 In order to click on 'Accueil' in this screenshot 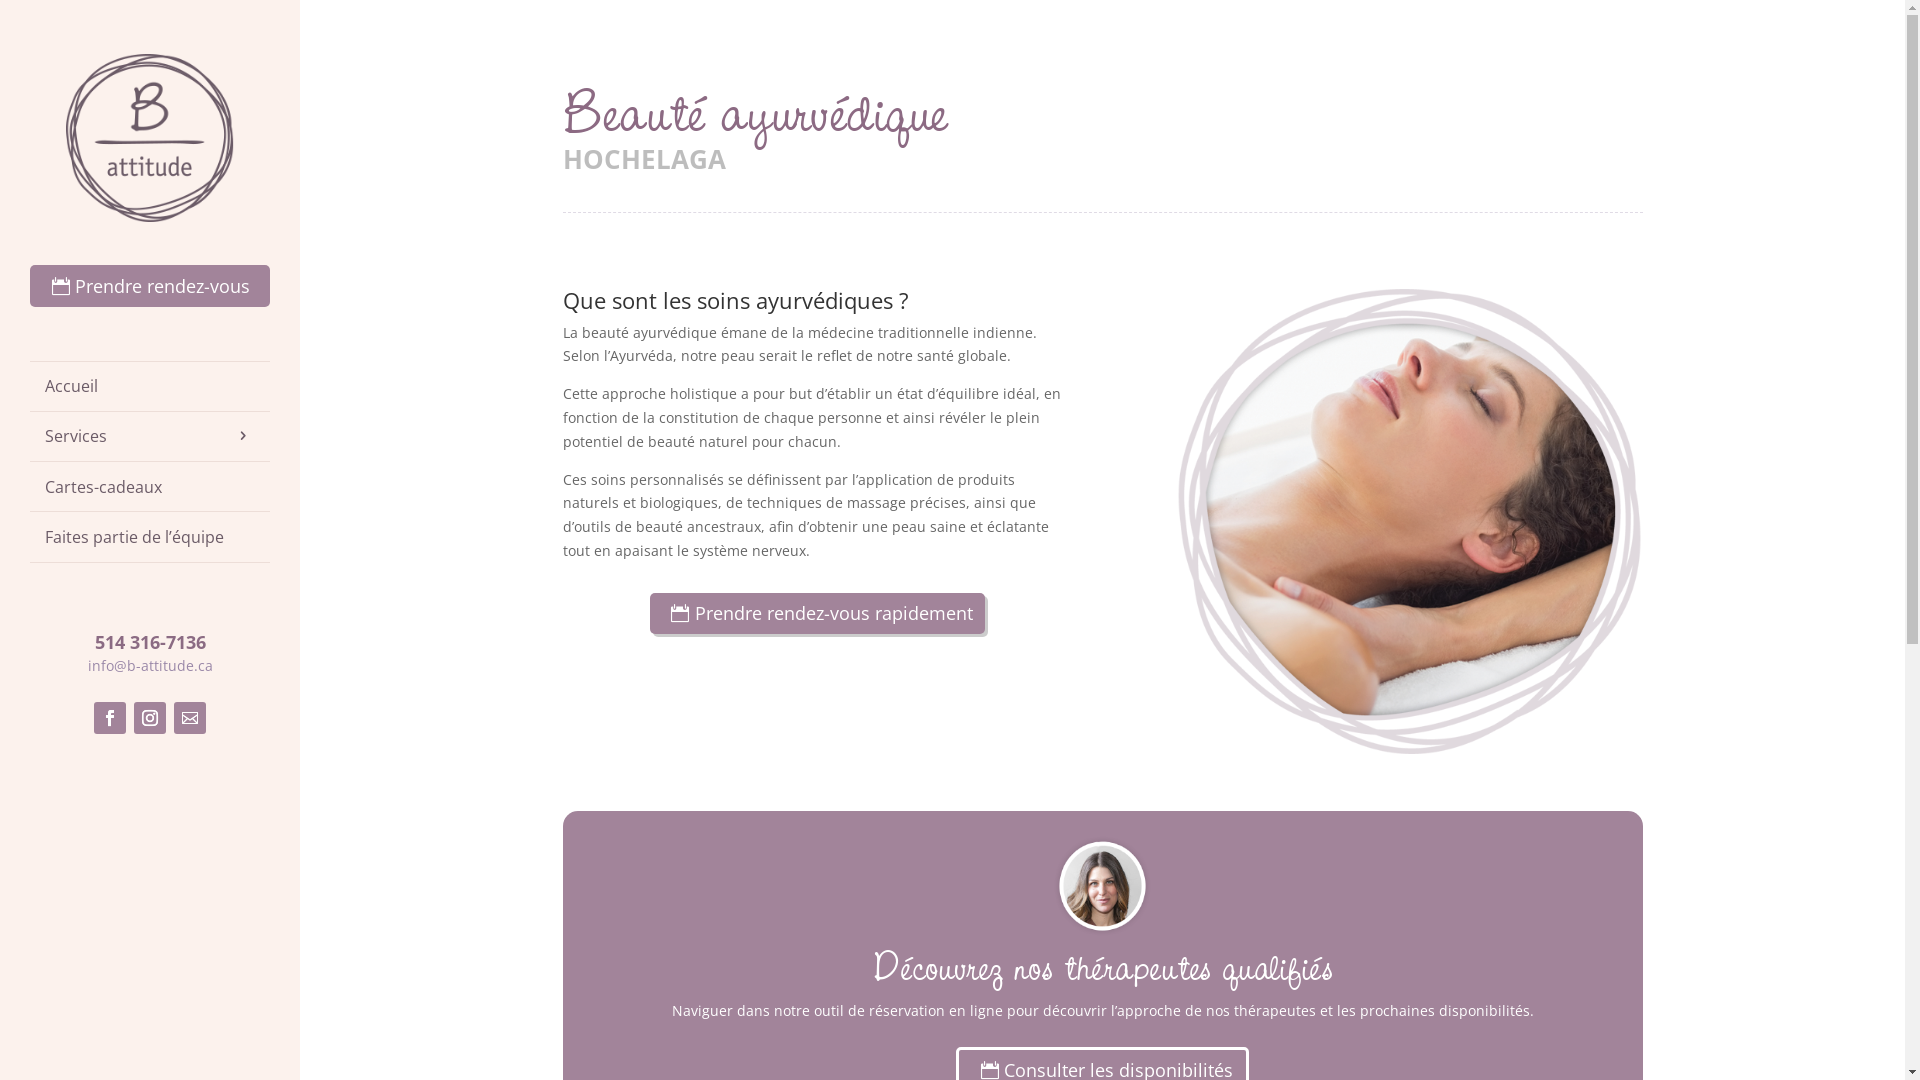, I will do `click(148, 385)`.